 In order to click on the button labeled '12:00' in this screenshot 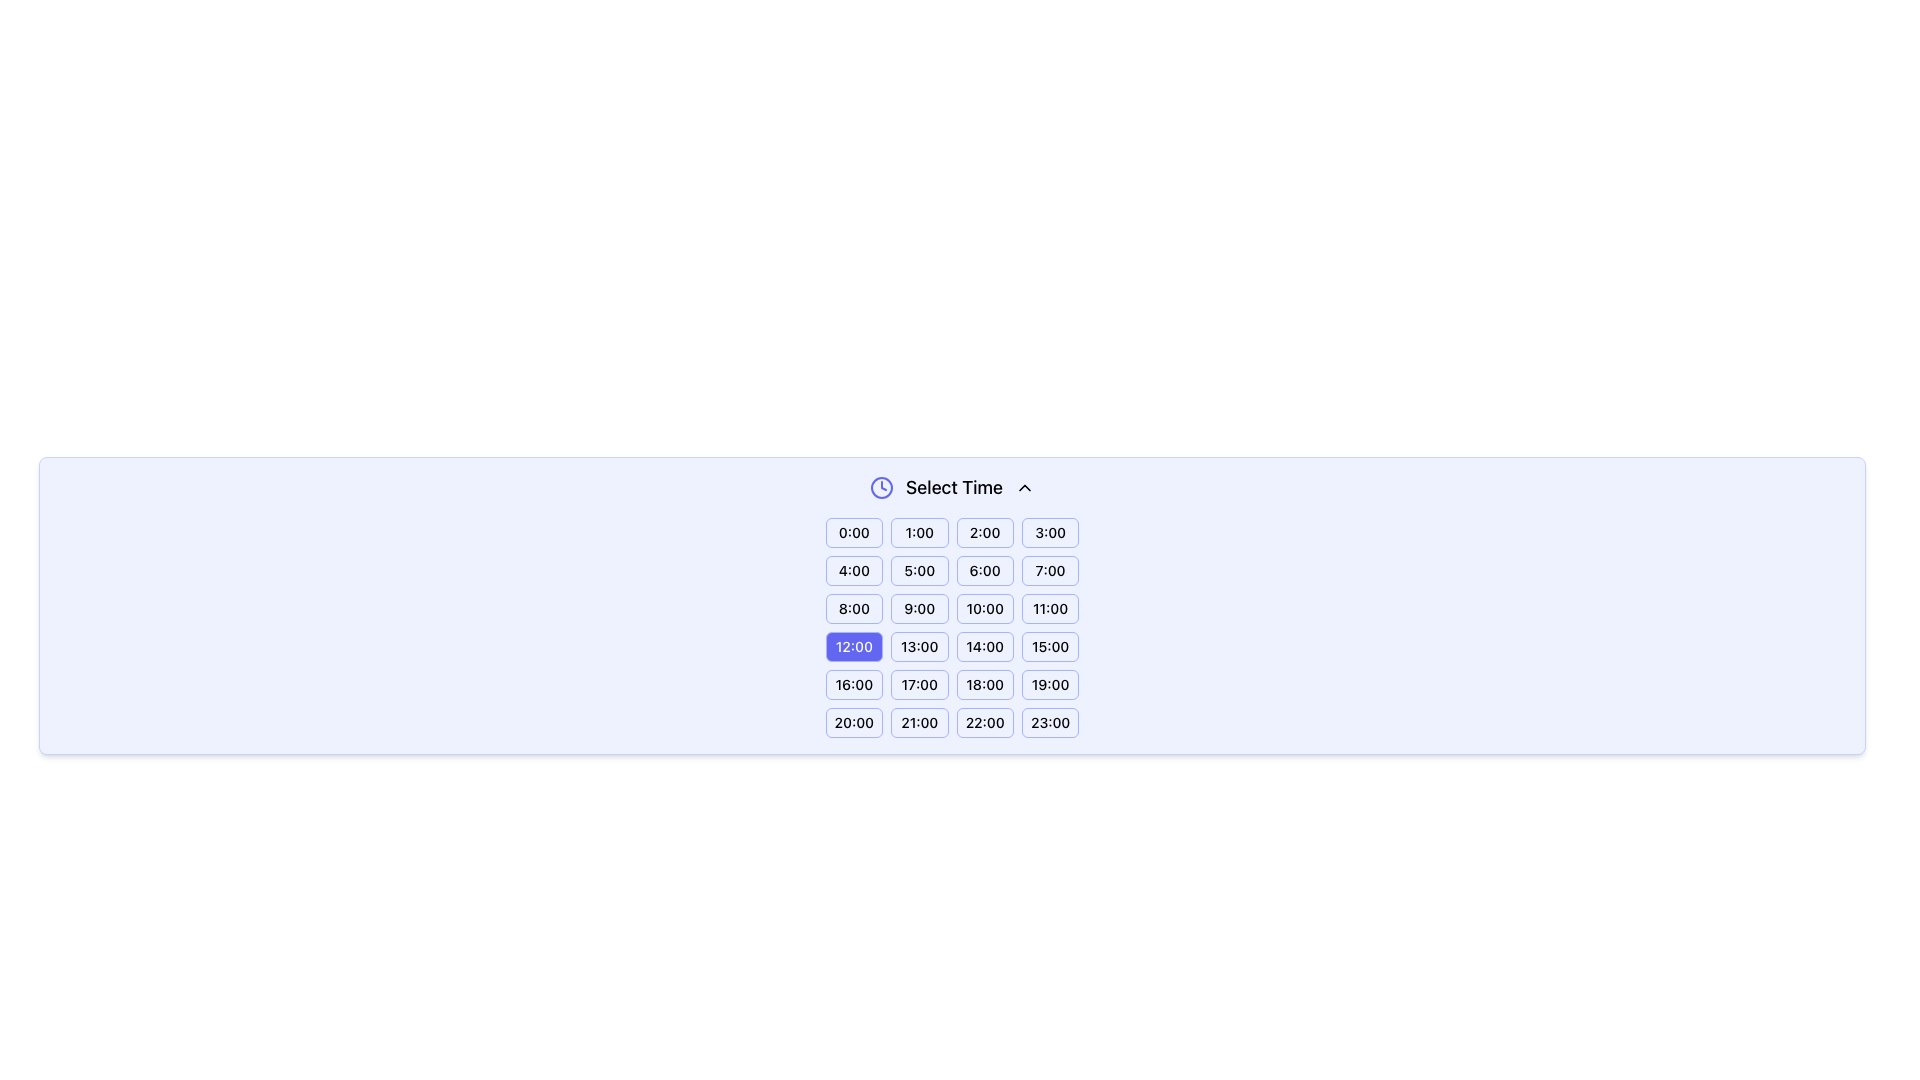, I will do `click(854, 647)`.